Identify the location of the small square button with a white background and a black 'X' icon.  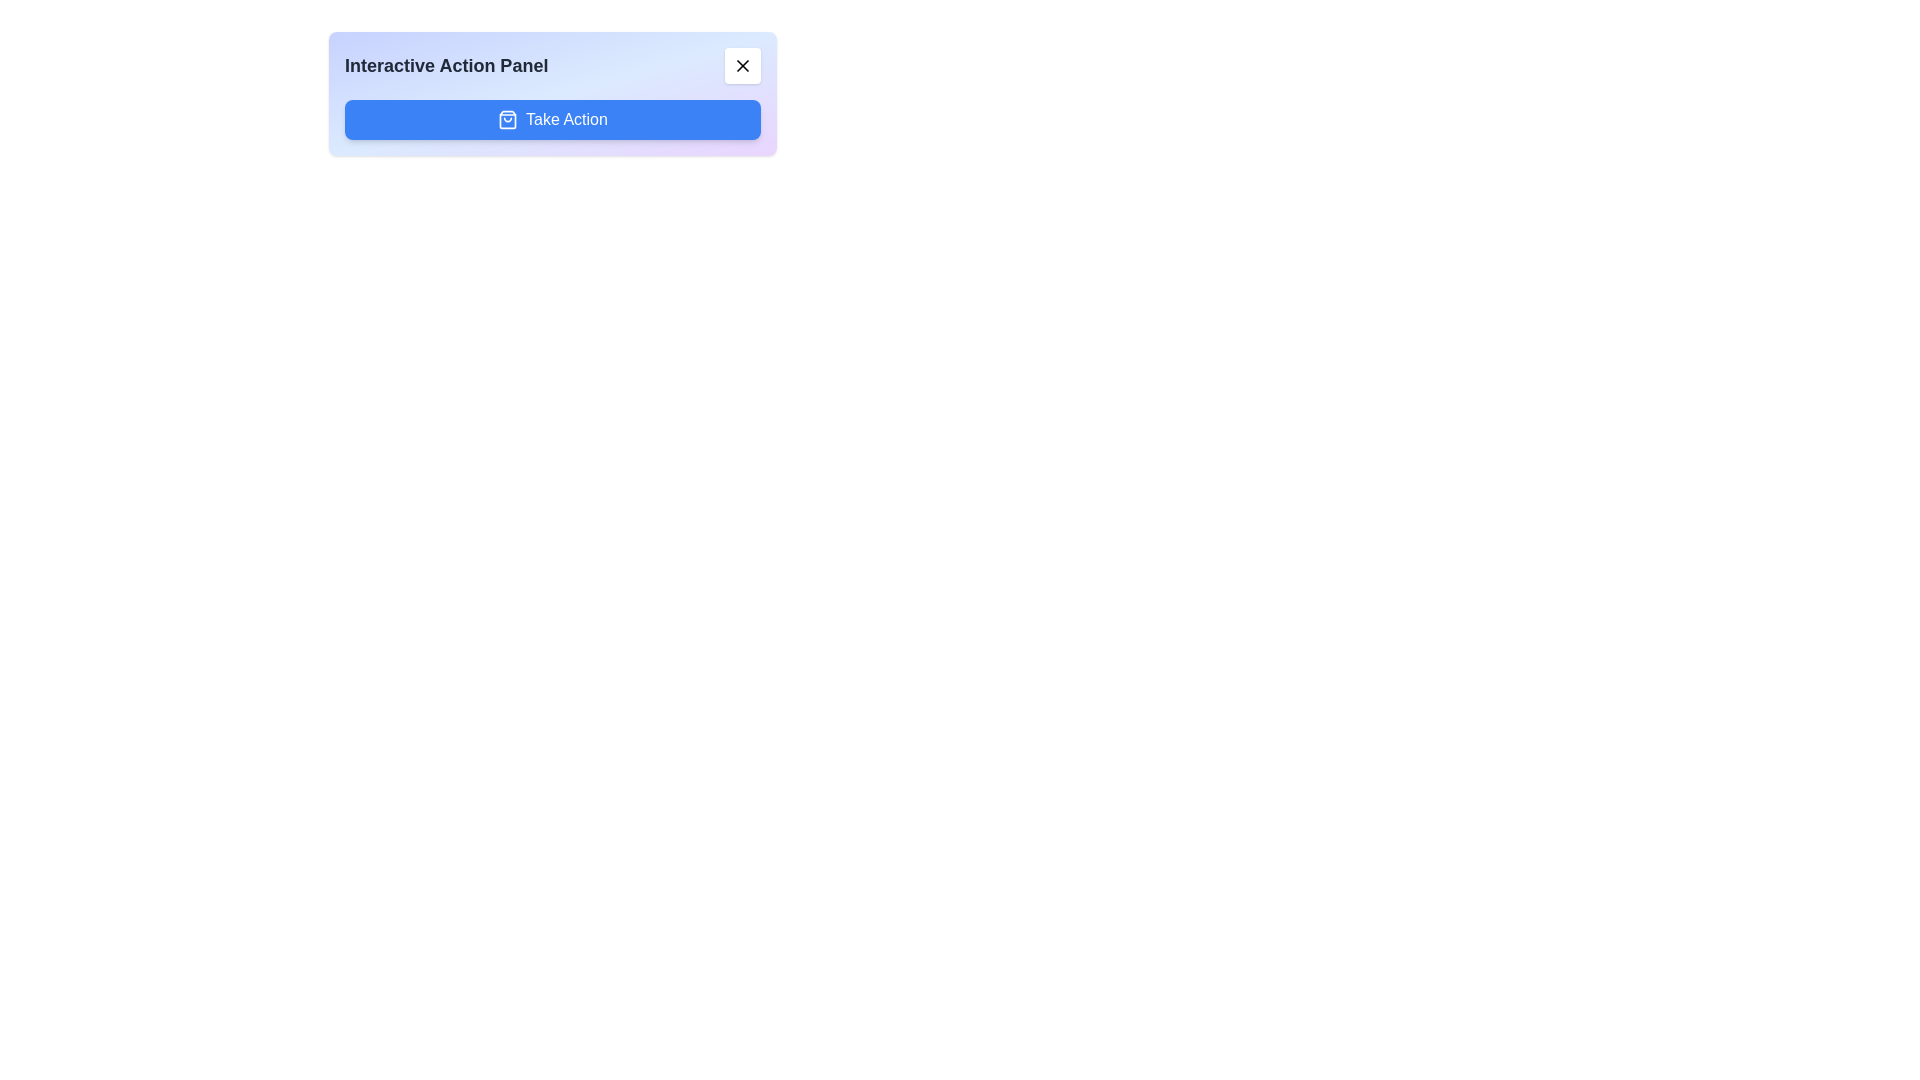
(742, 64).